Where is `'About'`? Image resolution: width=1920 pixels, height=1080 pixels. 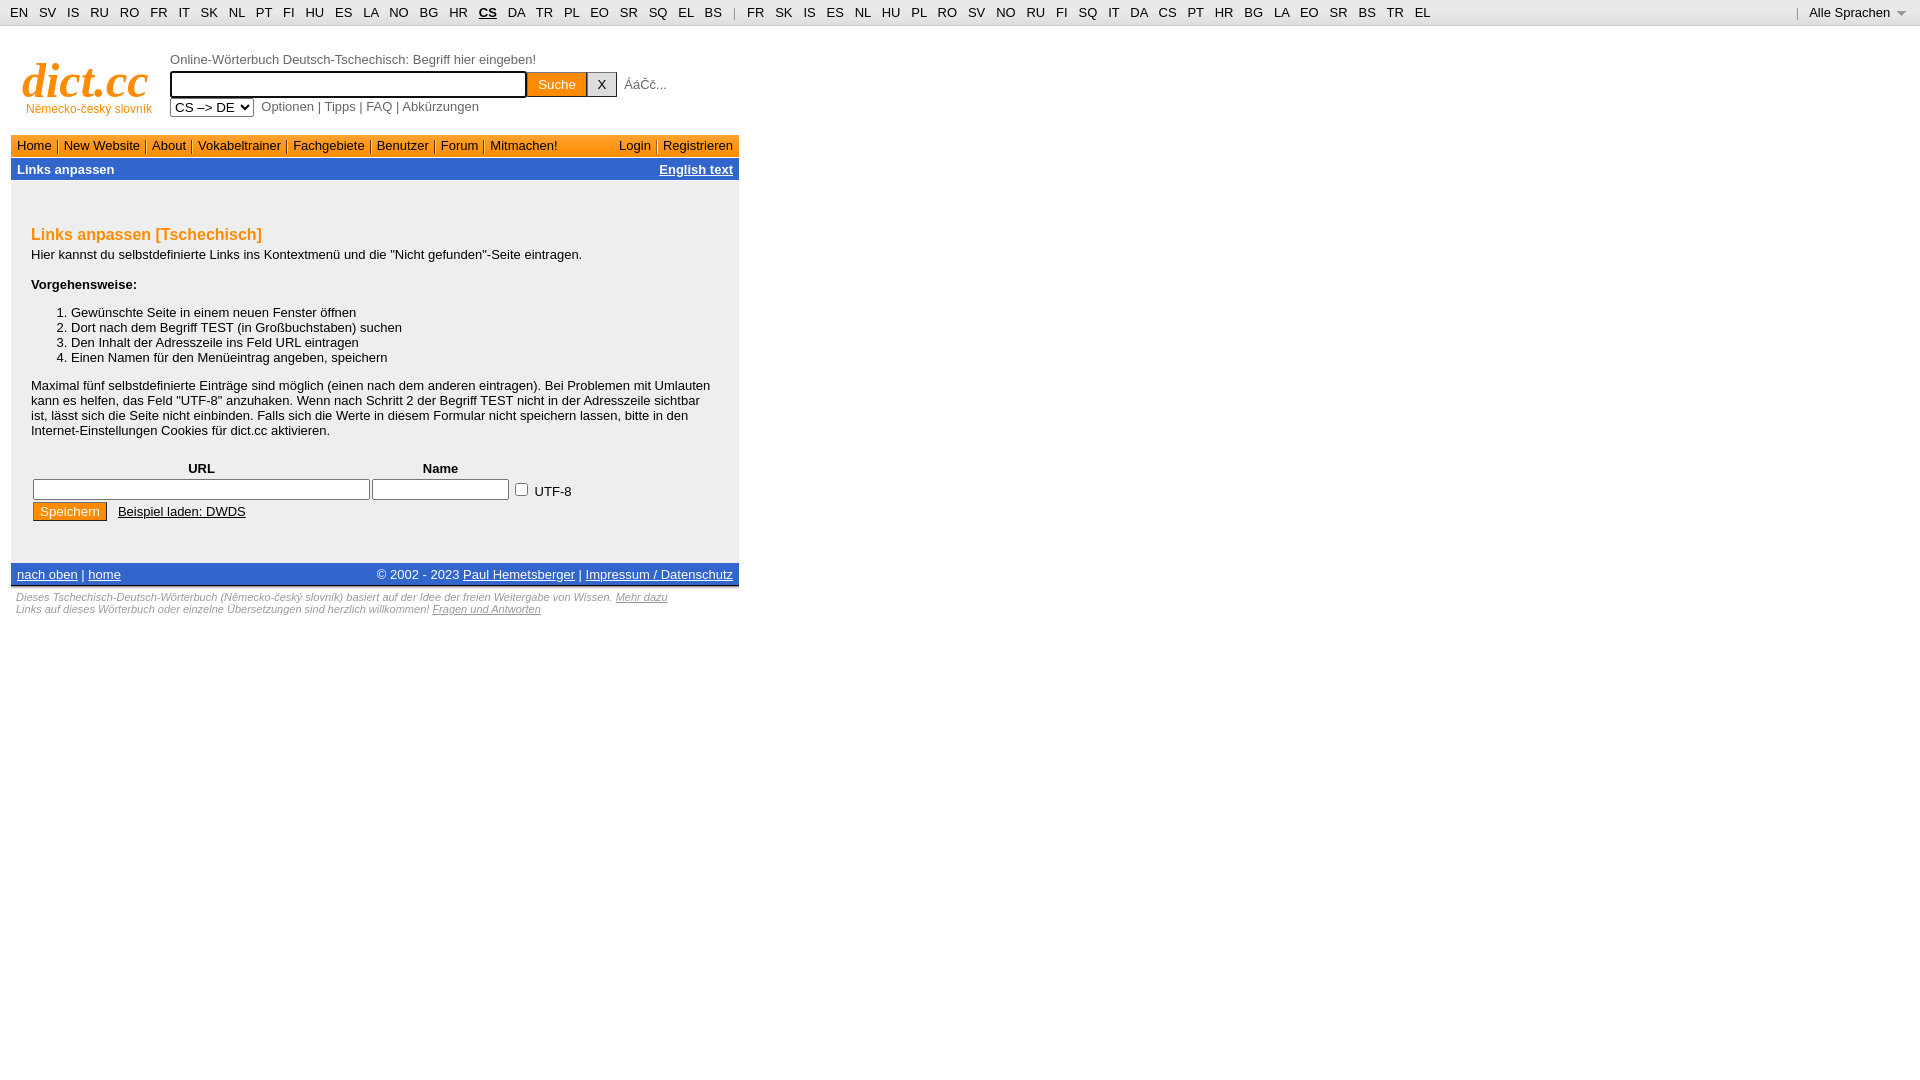
'About' is located at coordinates (168, 144).